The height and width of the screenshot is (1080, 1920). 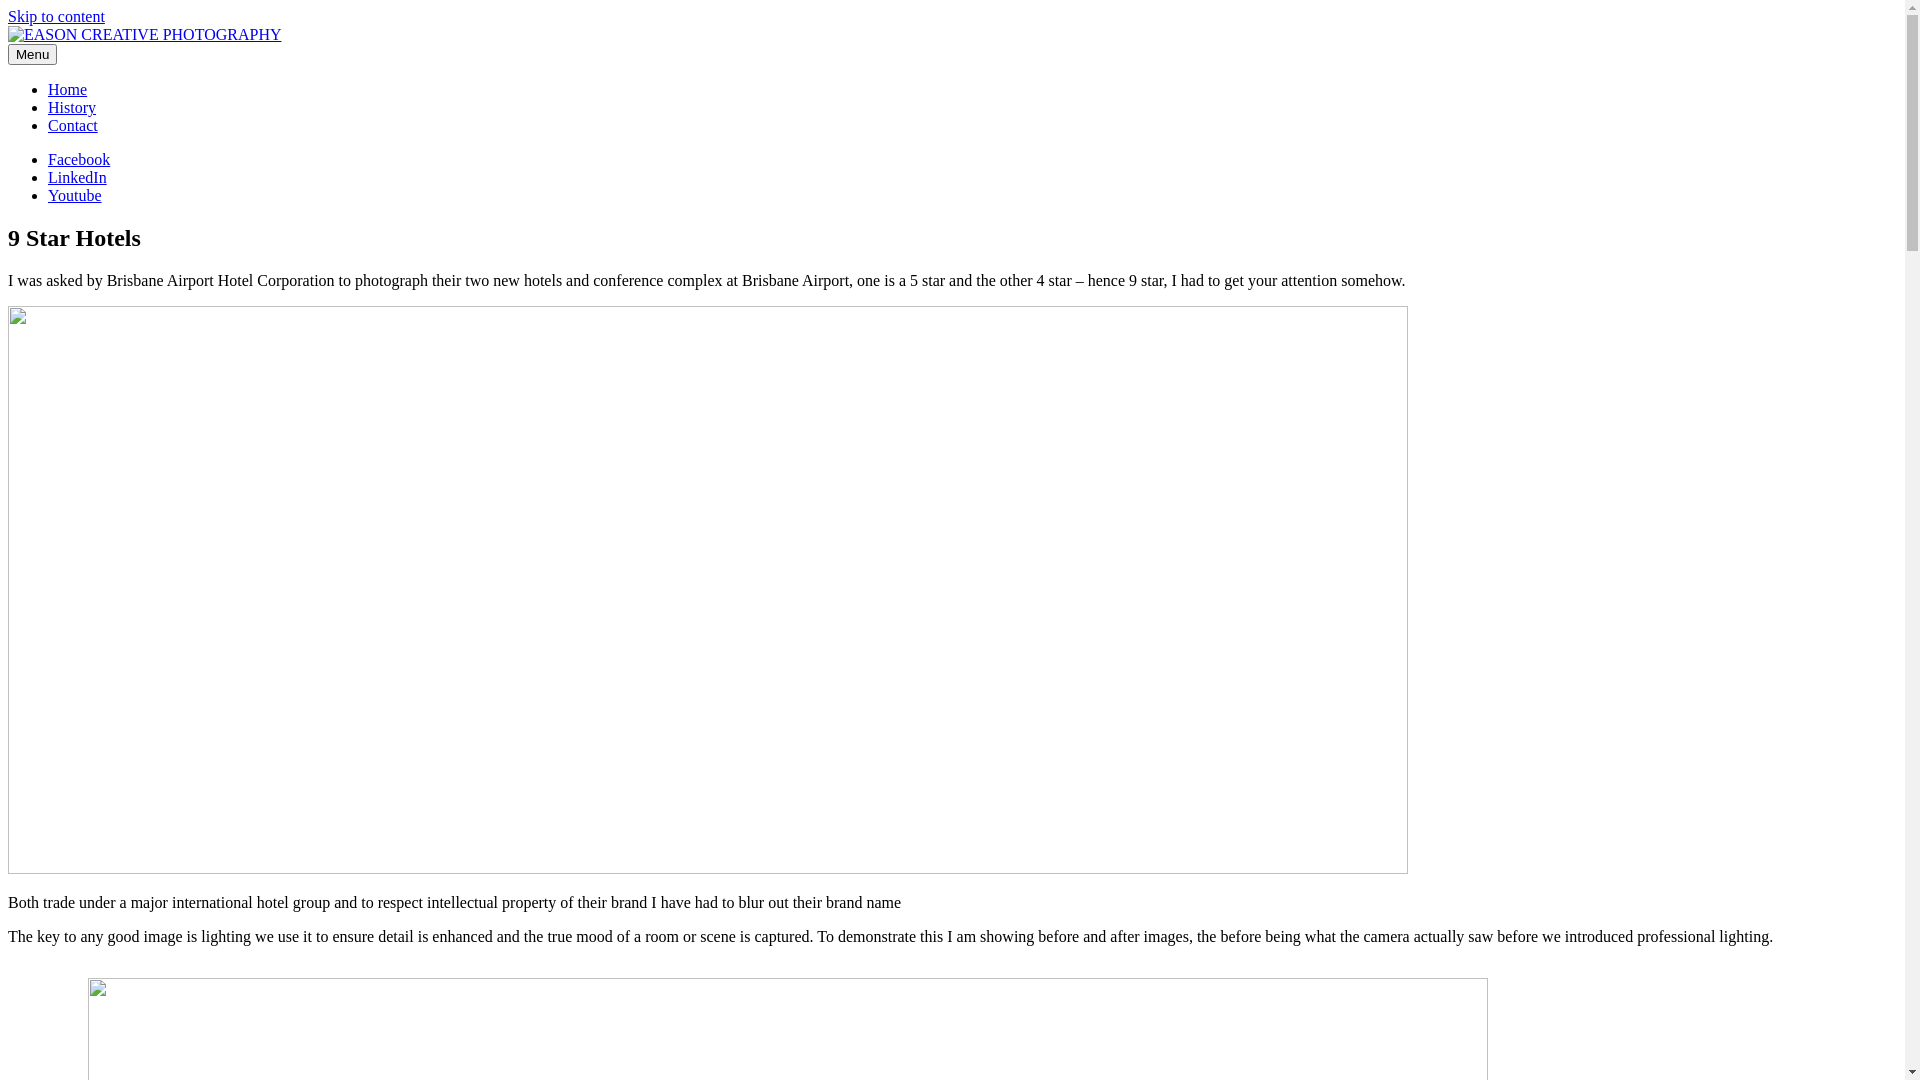 I want to click on 'Youtube', so click(x=75, y=195).